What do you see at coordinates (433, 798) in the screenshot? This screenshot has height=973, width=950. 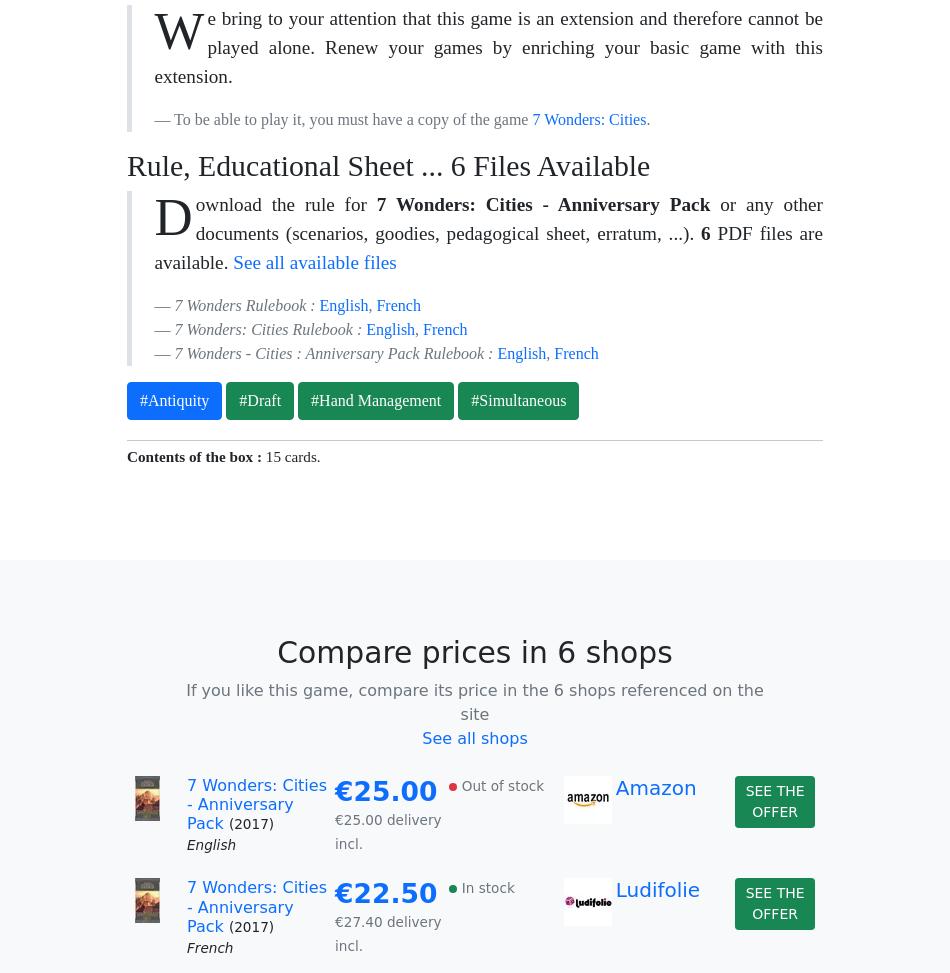 I see `'About'` at bounding box center [433, 798].